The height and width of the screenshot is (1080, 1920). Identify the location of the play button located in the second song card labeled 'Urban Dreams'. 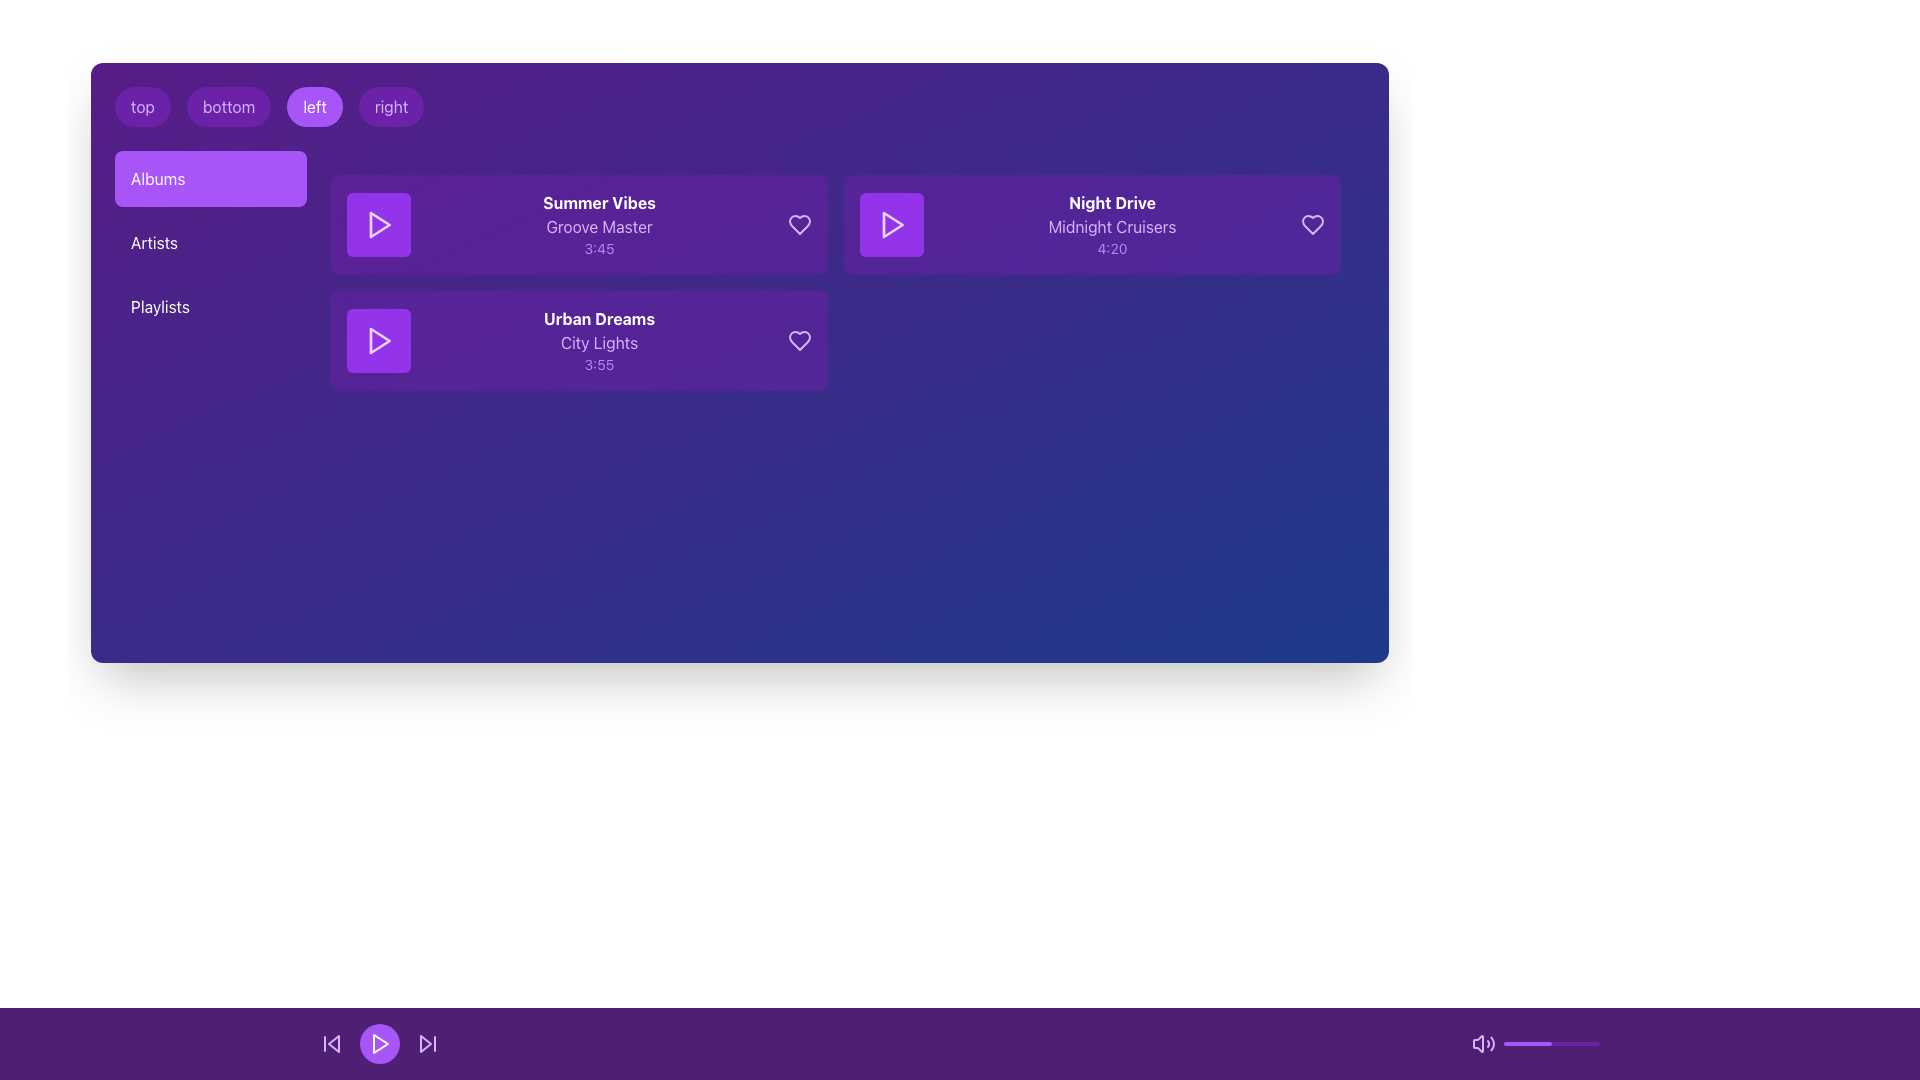
(379, 339).